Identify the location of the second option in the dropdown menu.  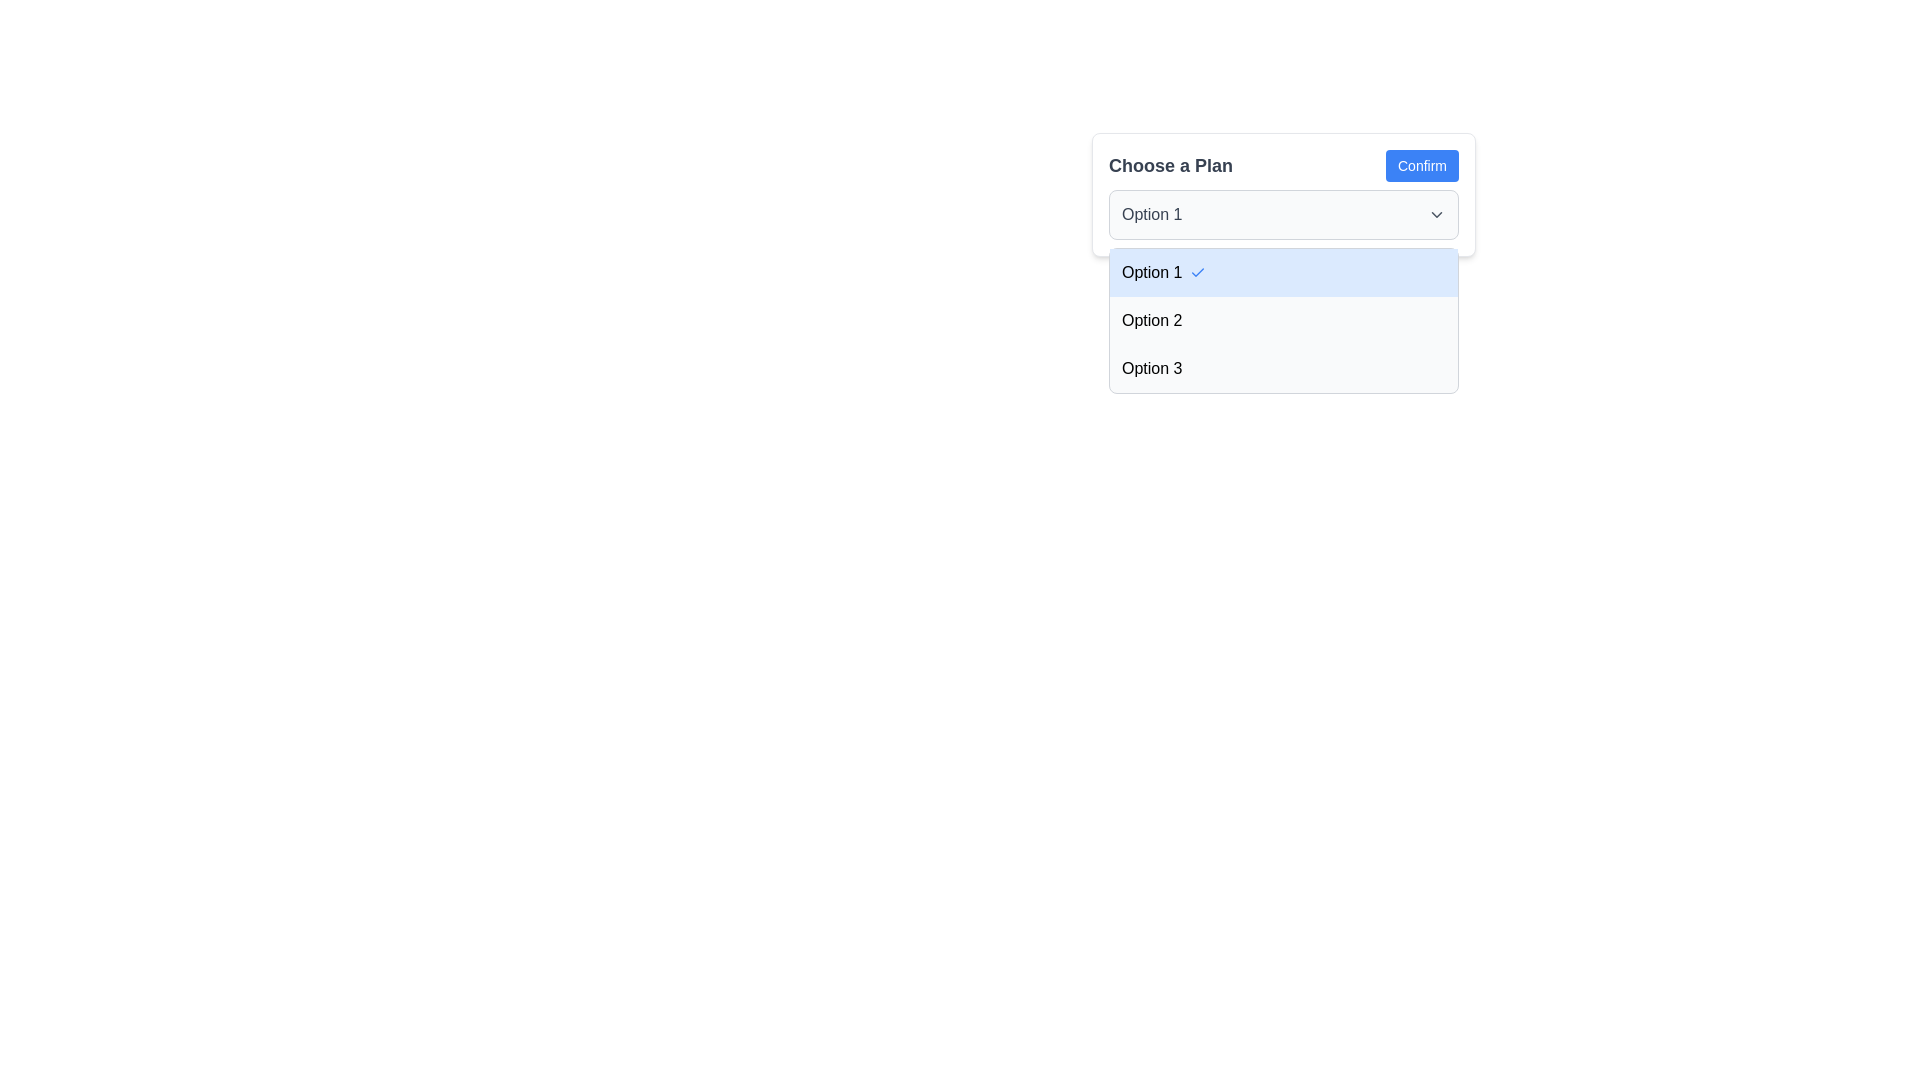
(1283, 319).